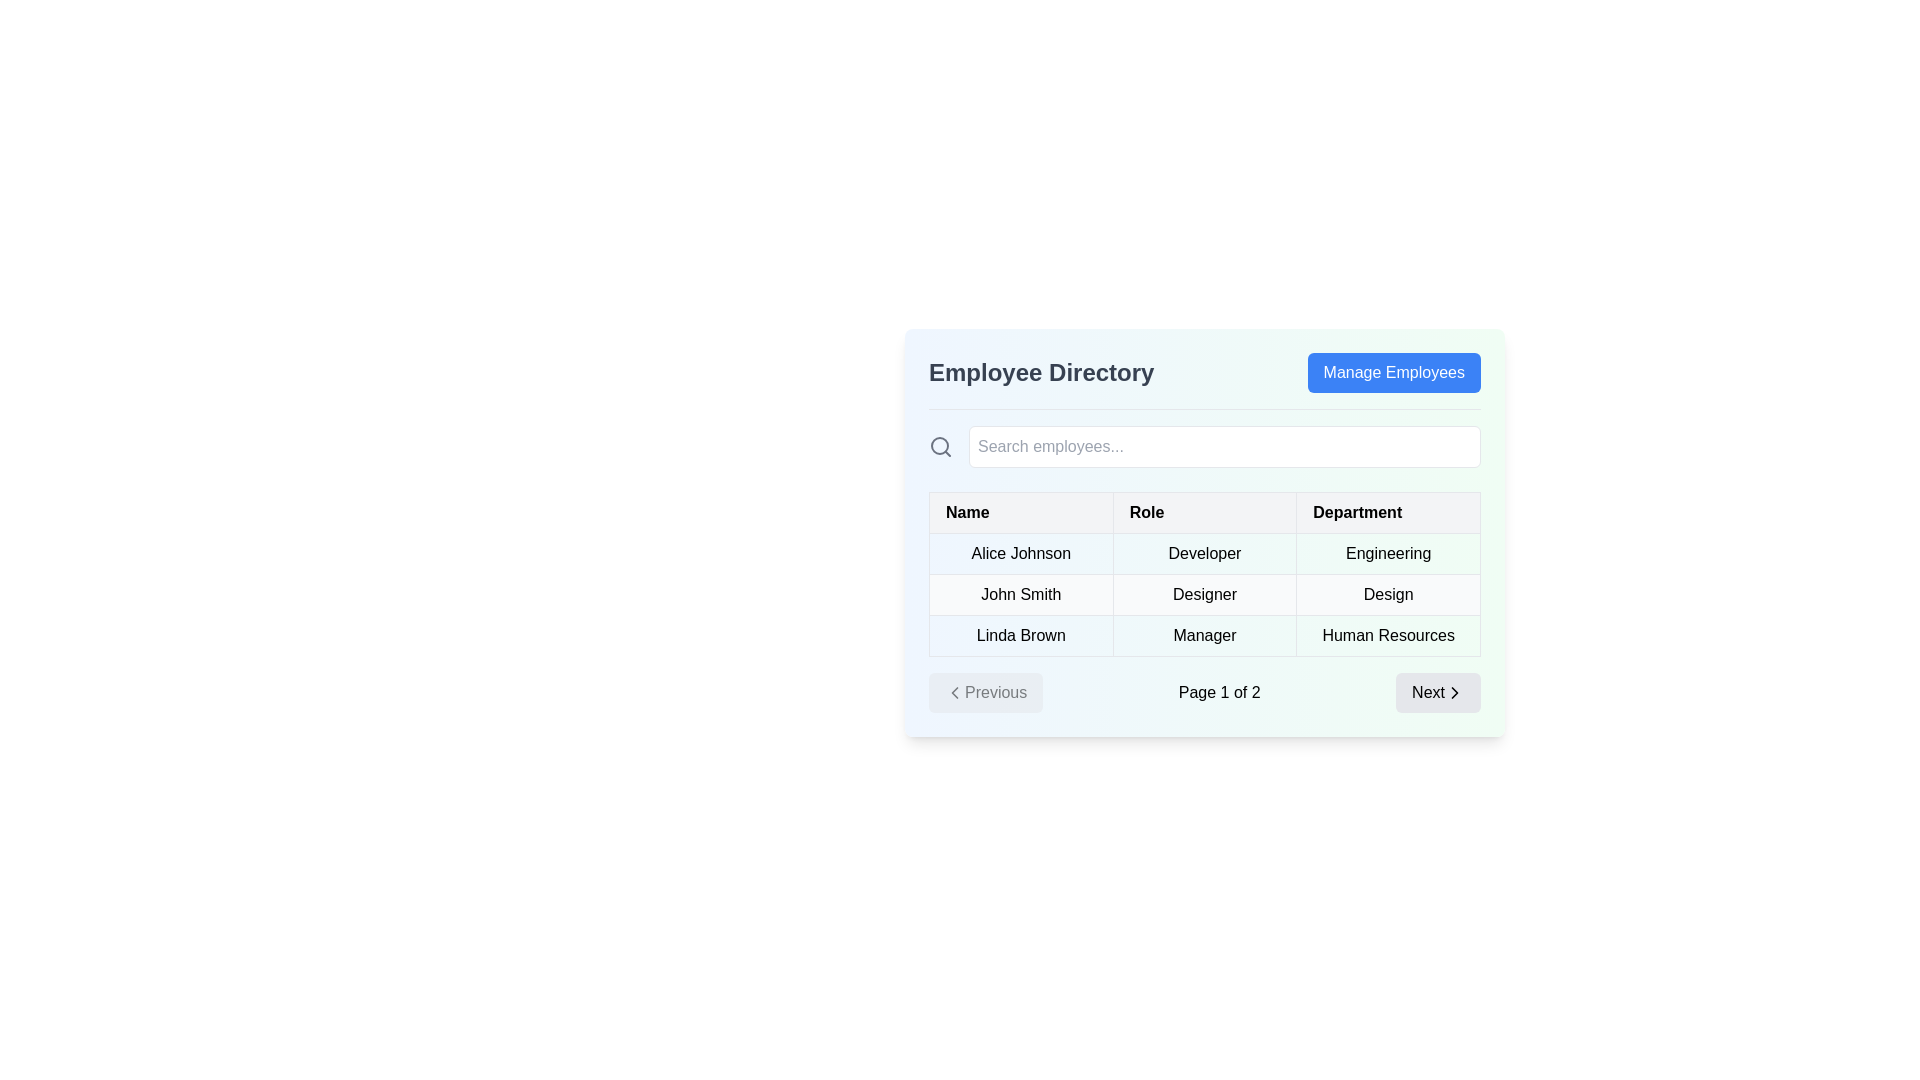 The width and height of the screenshot is (1920, 1080). What do you see at coordinates (1021, 593) in the screenshot?
I see `the table cell containing the text 'John Smith' in the 'Employee Directory' table, located in the second row and first column under the 'Name' column header` at bounding box center [1021, 593].